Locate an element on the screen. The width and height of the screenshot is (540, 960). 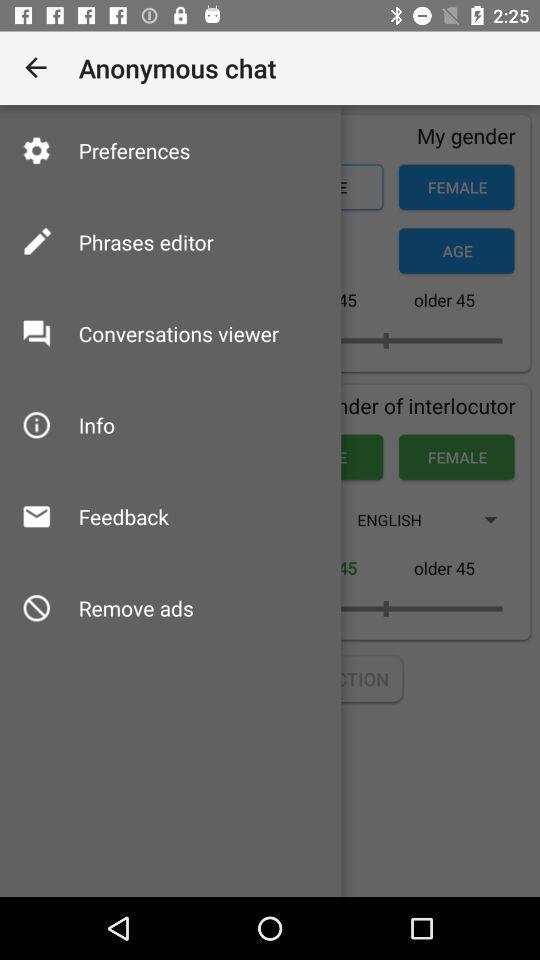
icon above the no internet connection is located at coordinates (135, 607).